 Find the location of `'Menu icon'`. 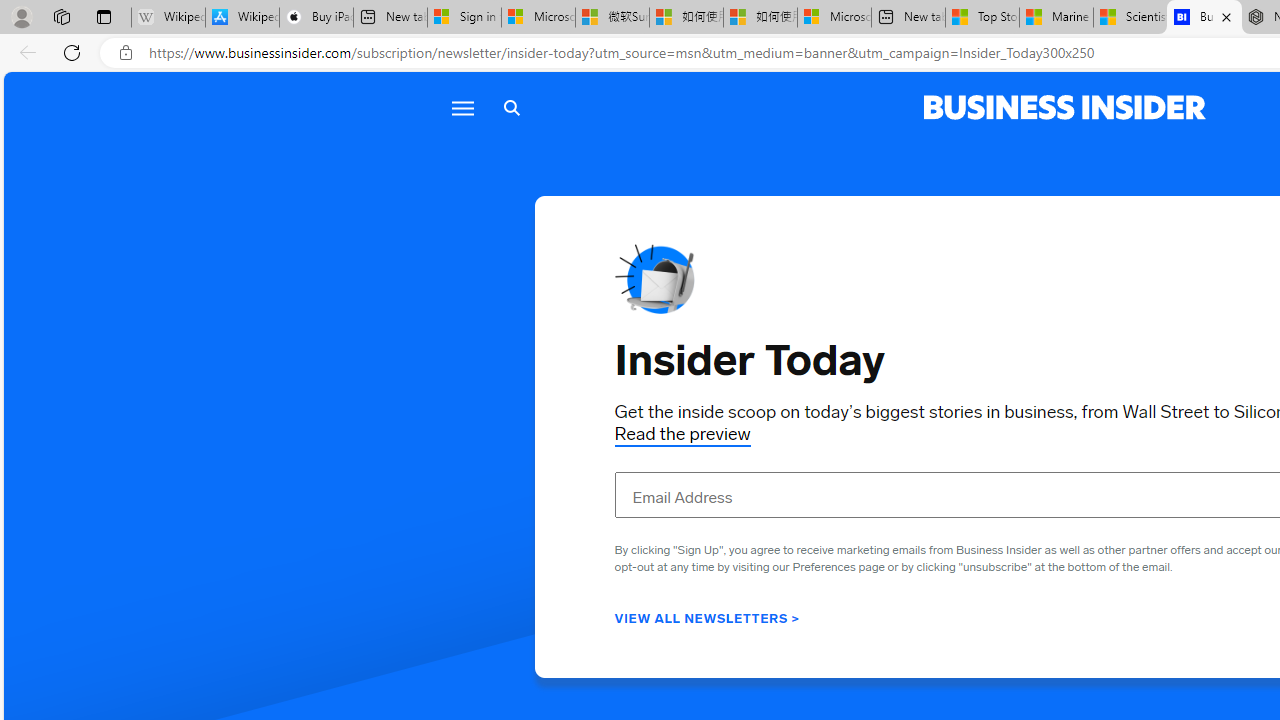

'Menu icon' is located at coordinates (461, 108).